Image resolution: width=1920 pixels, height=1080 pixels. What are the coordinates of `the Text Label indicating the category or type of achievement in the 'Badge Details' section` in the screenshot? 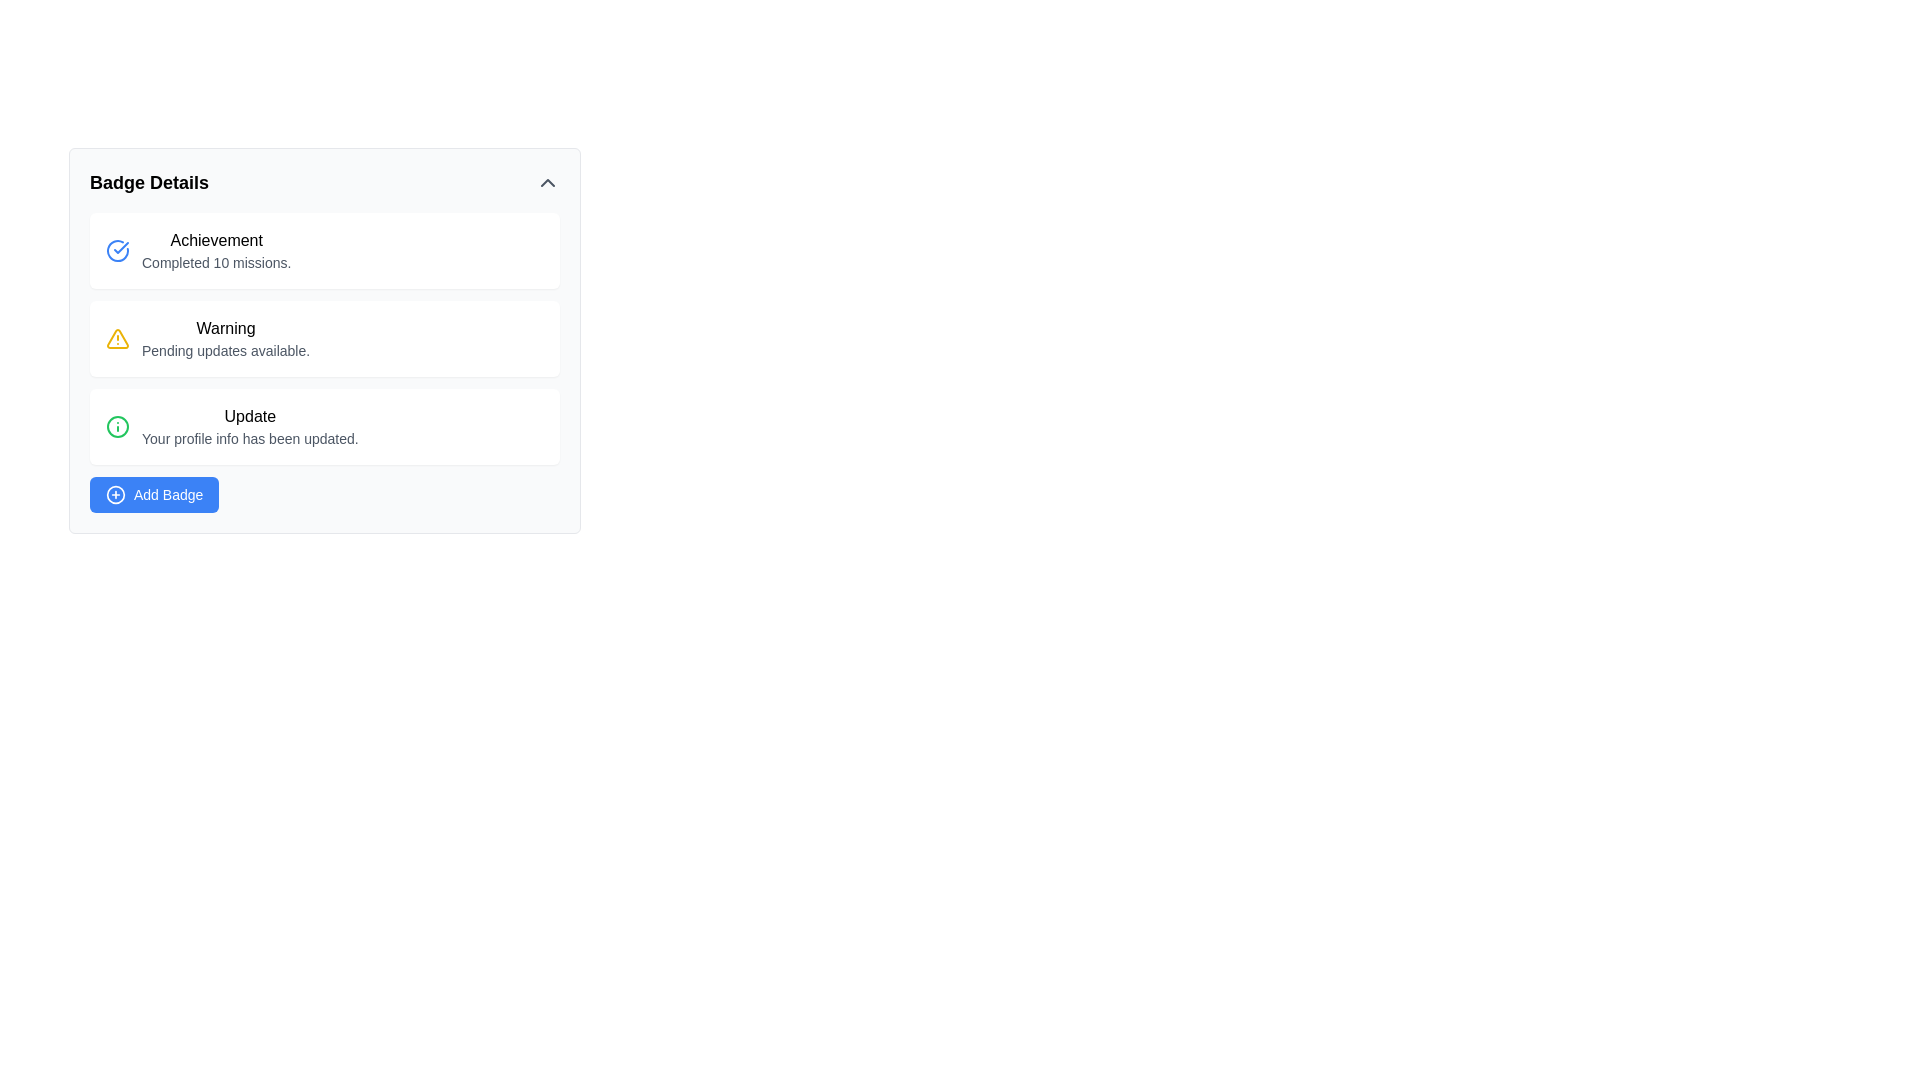 It's located at (216, 239).